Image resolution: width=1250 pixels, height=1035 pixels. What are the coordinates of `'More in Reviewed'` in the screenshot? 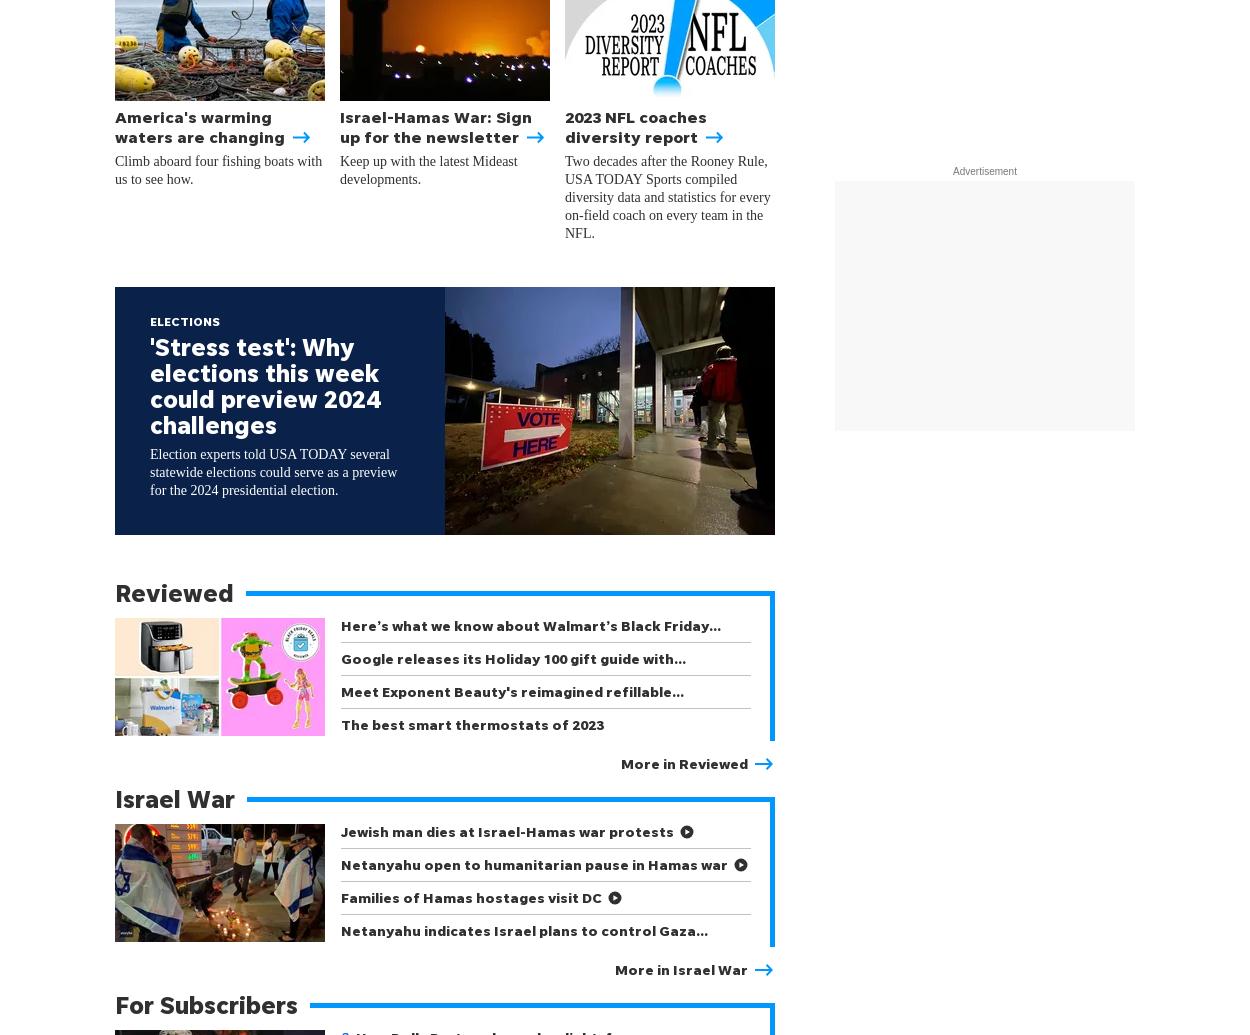 It's located at (684, 762).